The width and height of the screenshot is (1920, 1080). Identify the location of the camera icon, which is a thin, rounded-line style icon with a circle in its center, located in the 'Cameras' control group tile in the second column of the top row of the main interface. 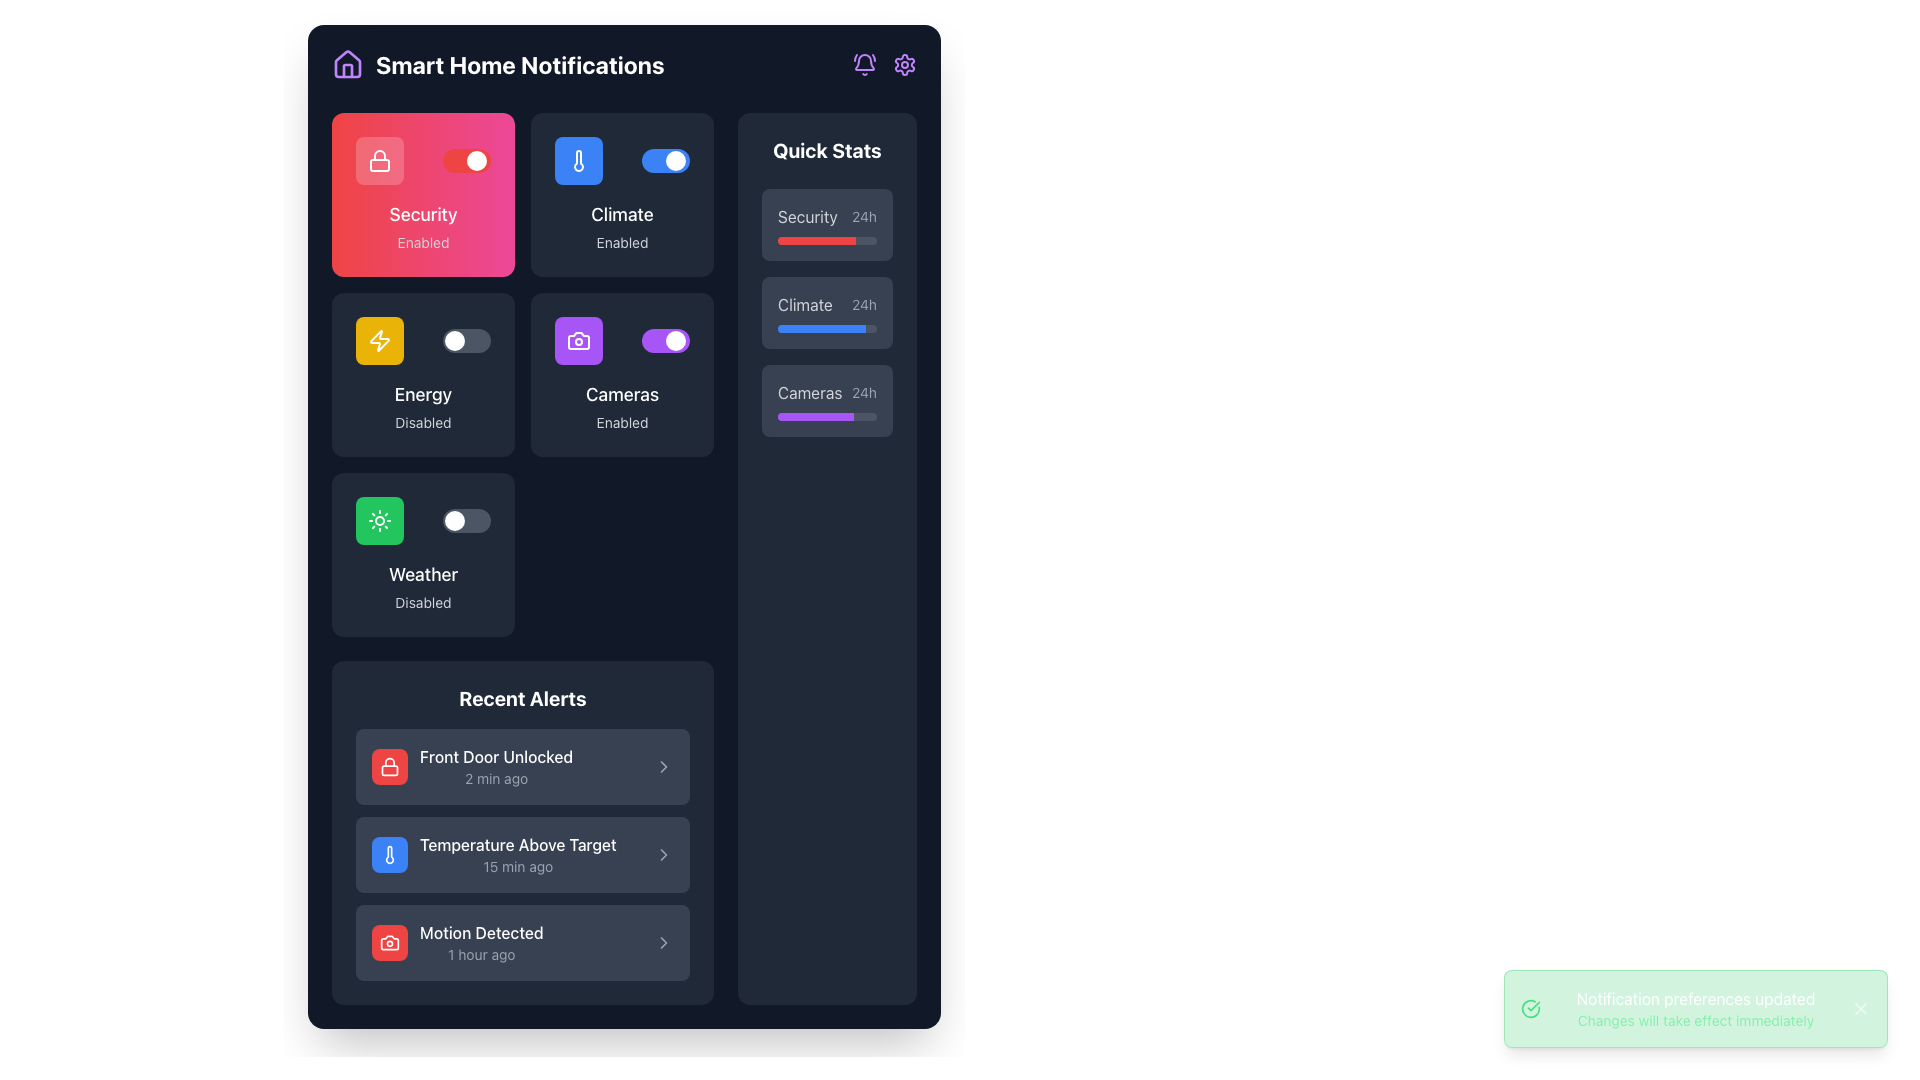
(578, 339).